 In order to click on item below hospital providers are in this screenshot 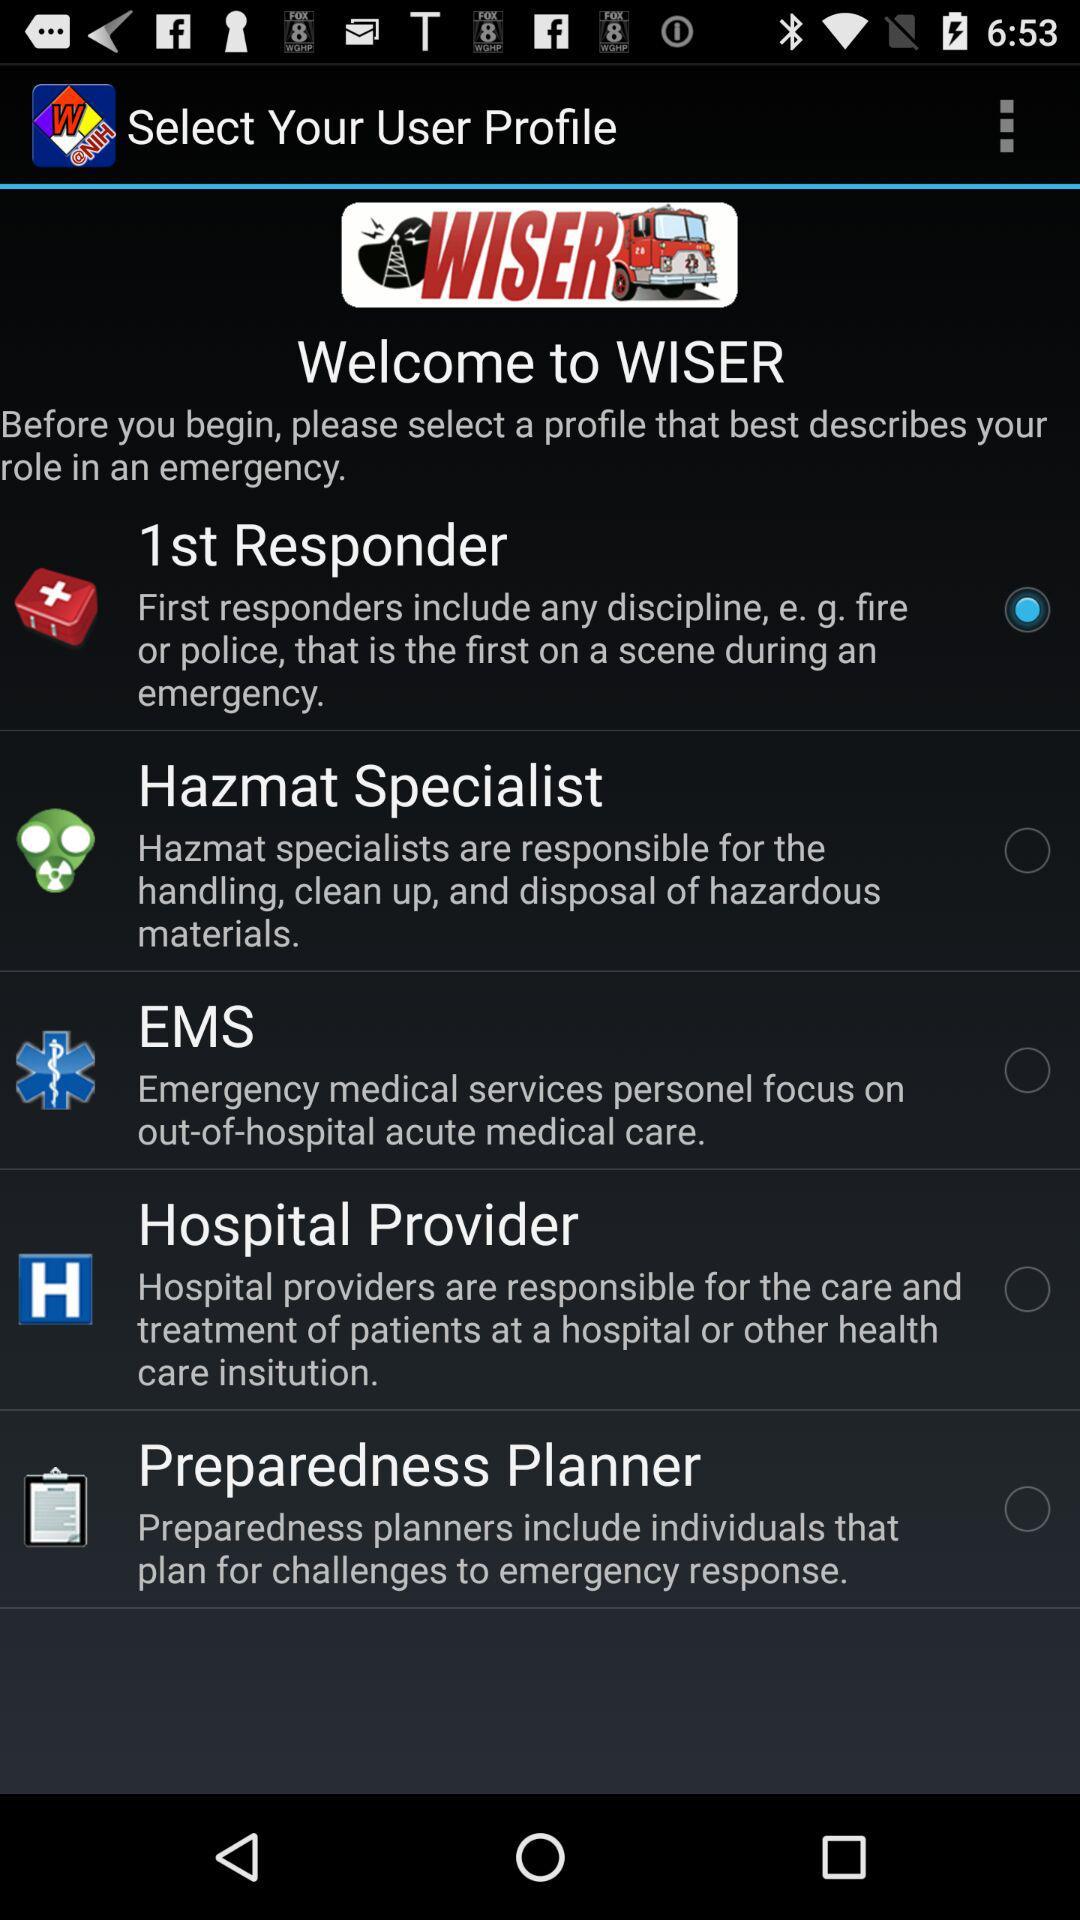, I will do `click(418, 1462)`.